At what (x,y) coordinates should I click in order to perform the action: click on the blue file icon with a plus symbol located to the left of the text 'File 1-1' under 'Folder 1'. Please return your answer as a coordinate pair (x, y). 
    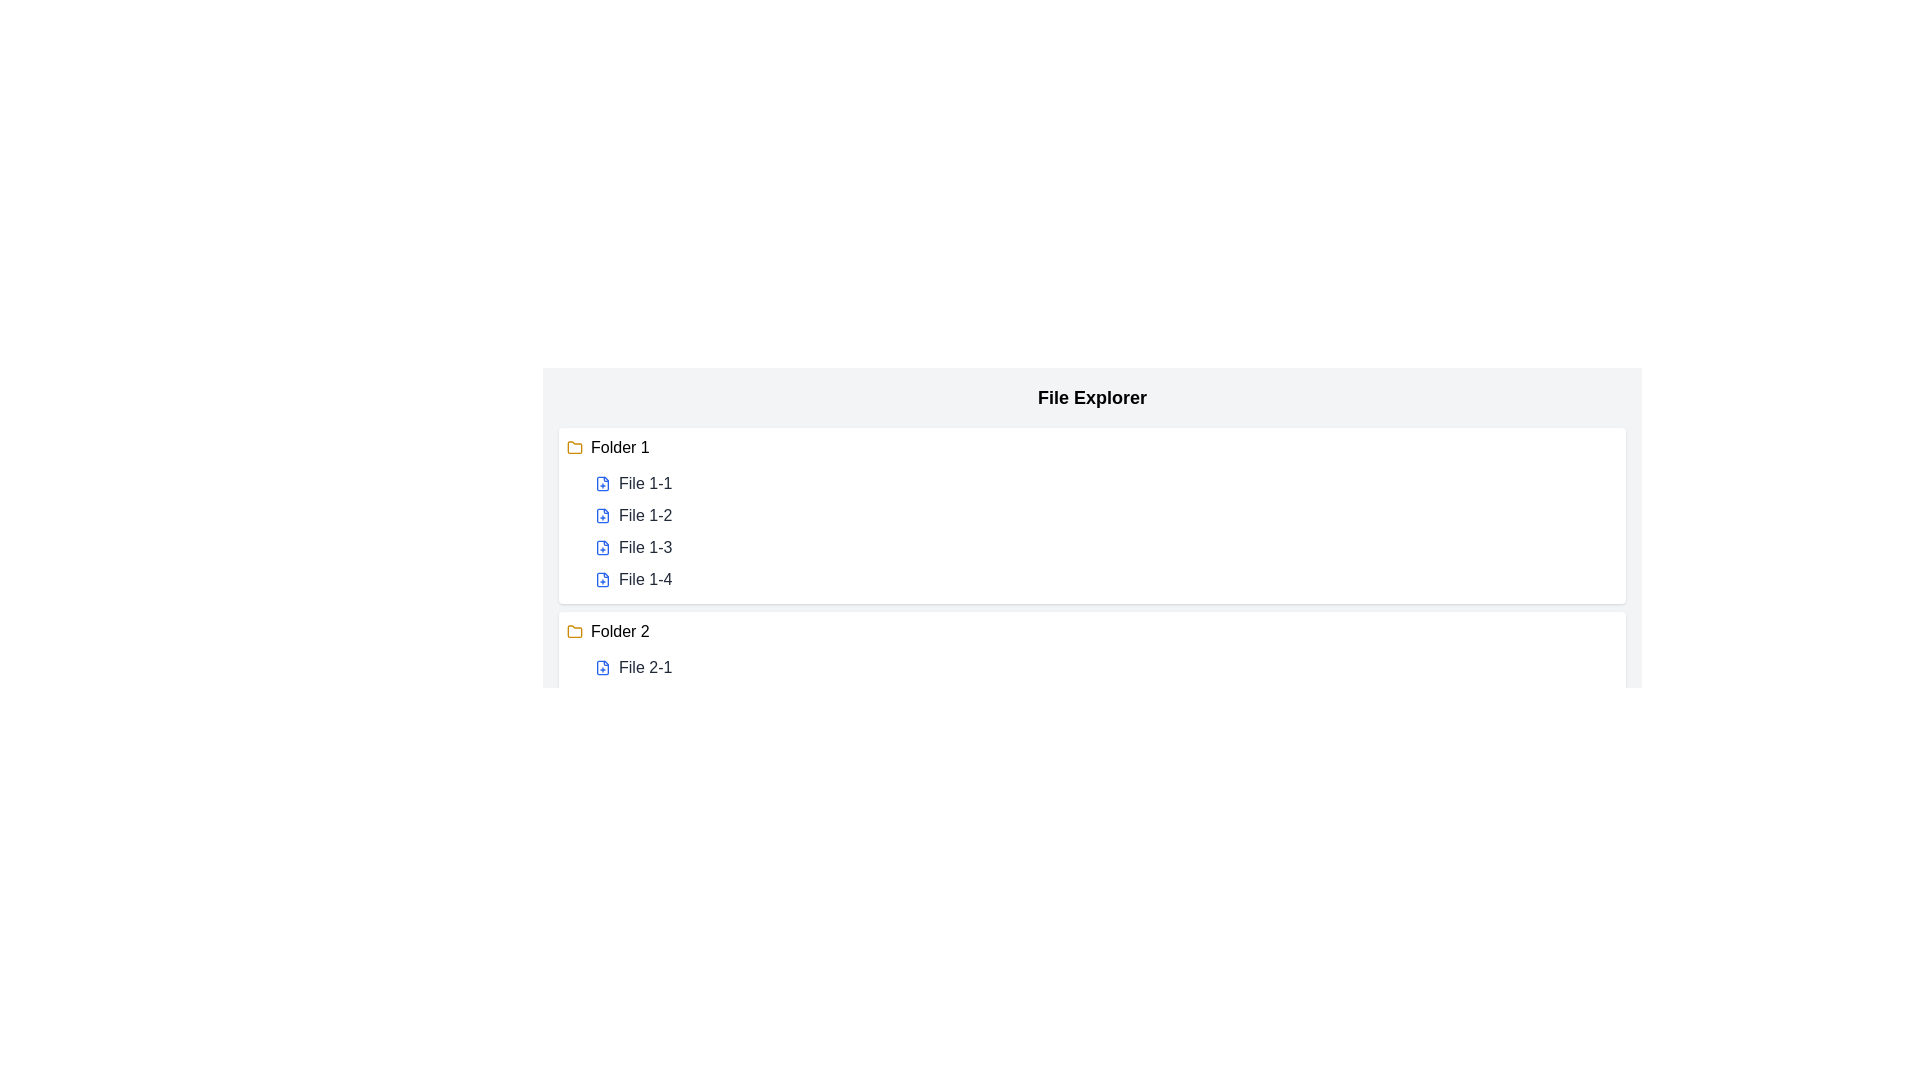
    Looking at the image, I should click on (602, 483).